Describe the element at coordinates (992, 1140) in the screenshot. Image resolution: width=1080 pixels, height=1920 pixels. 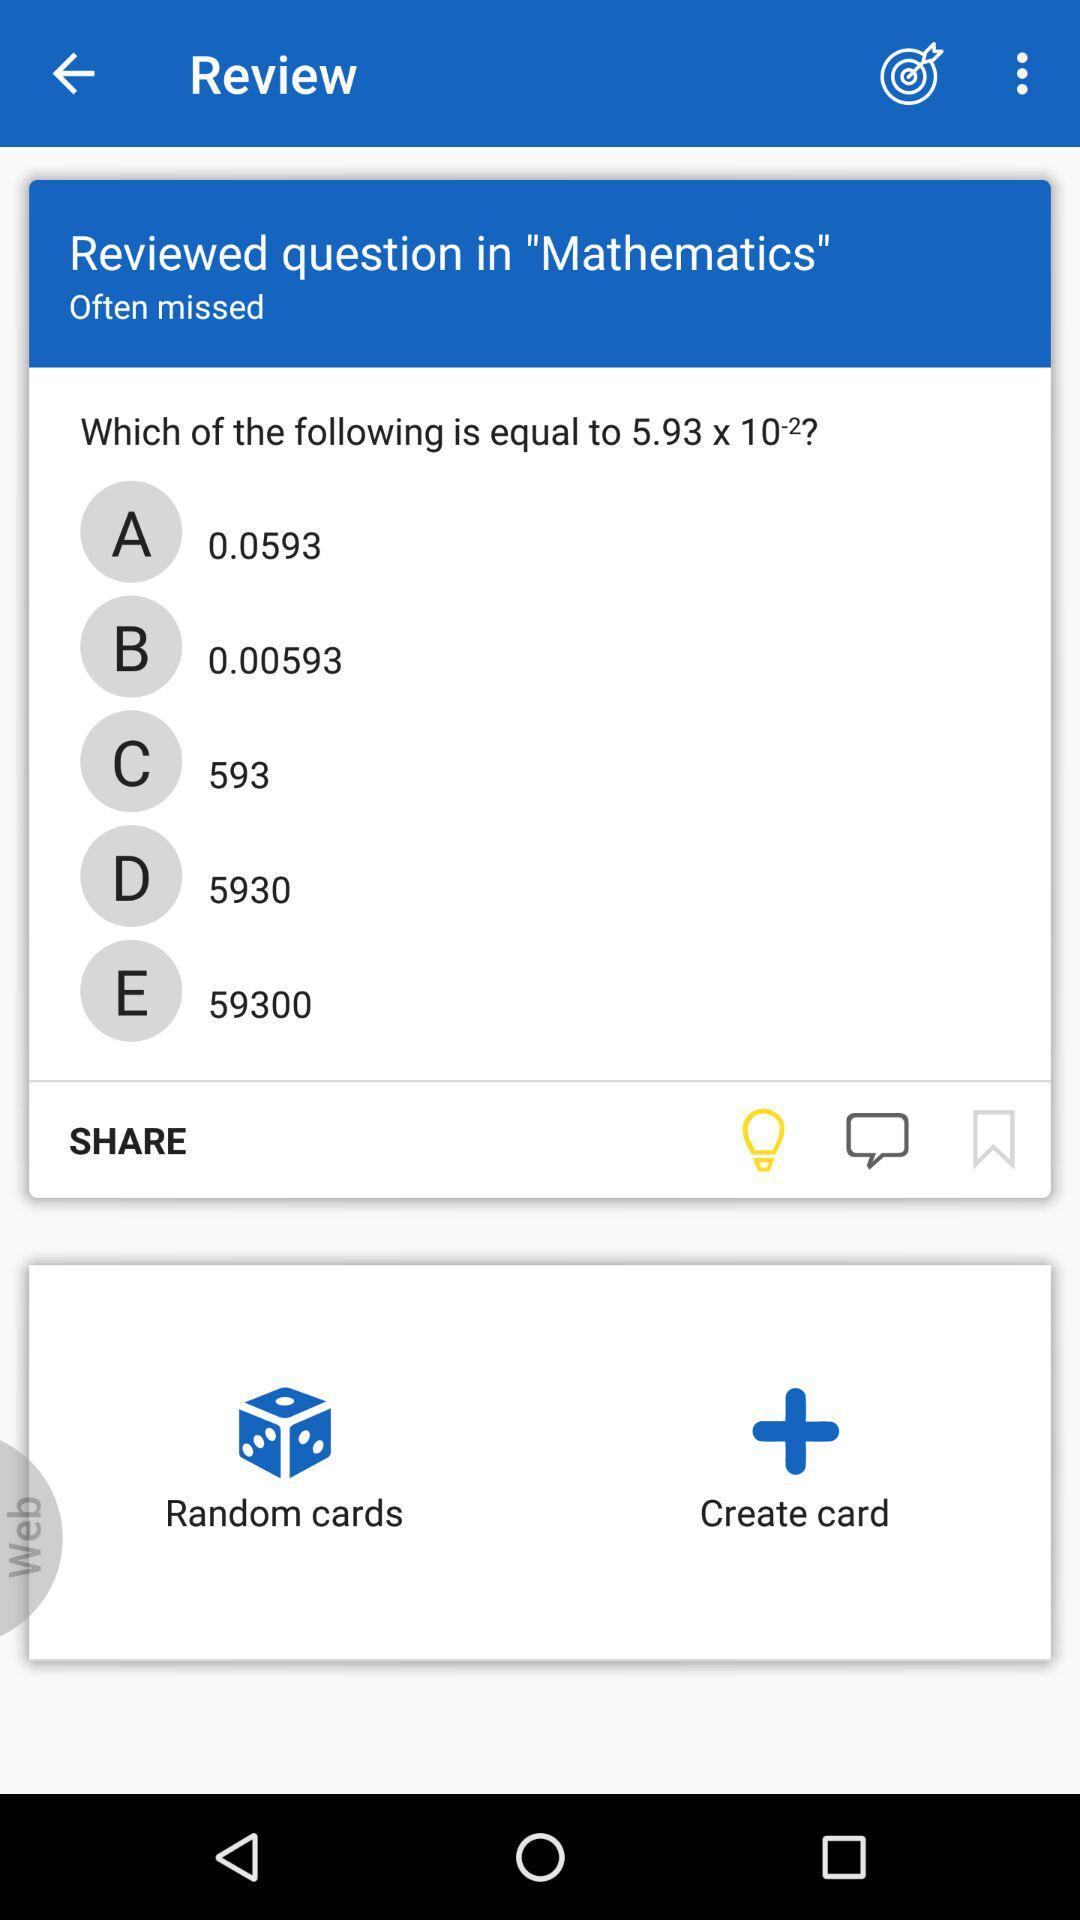
I see `bookmark` at that location.